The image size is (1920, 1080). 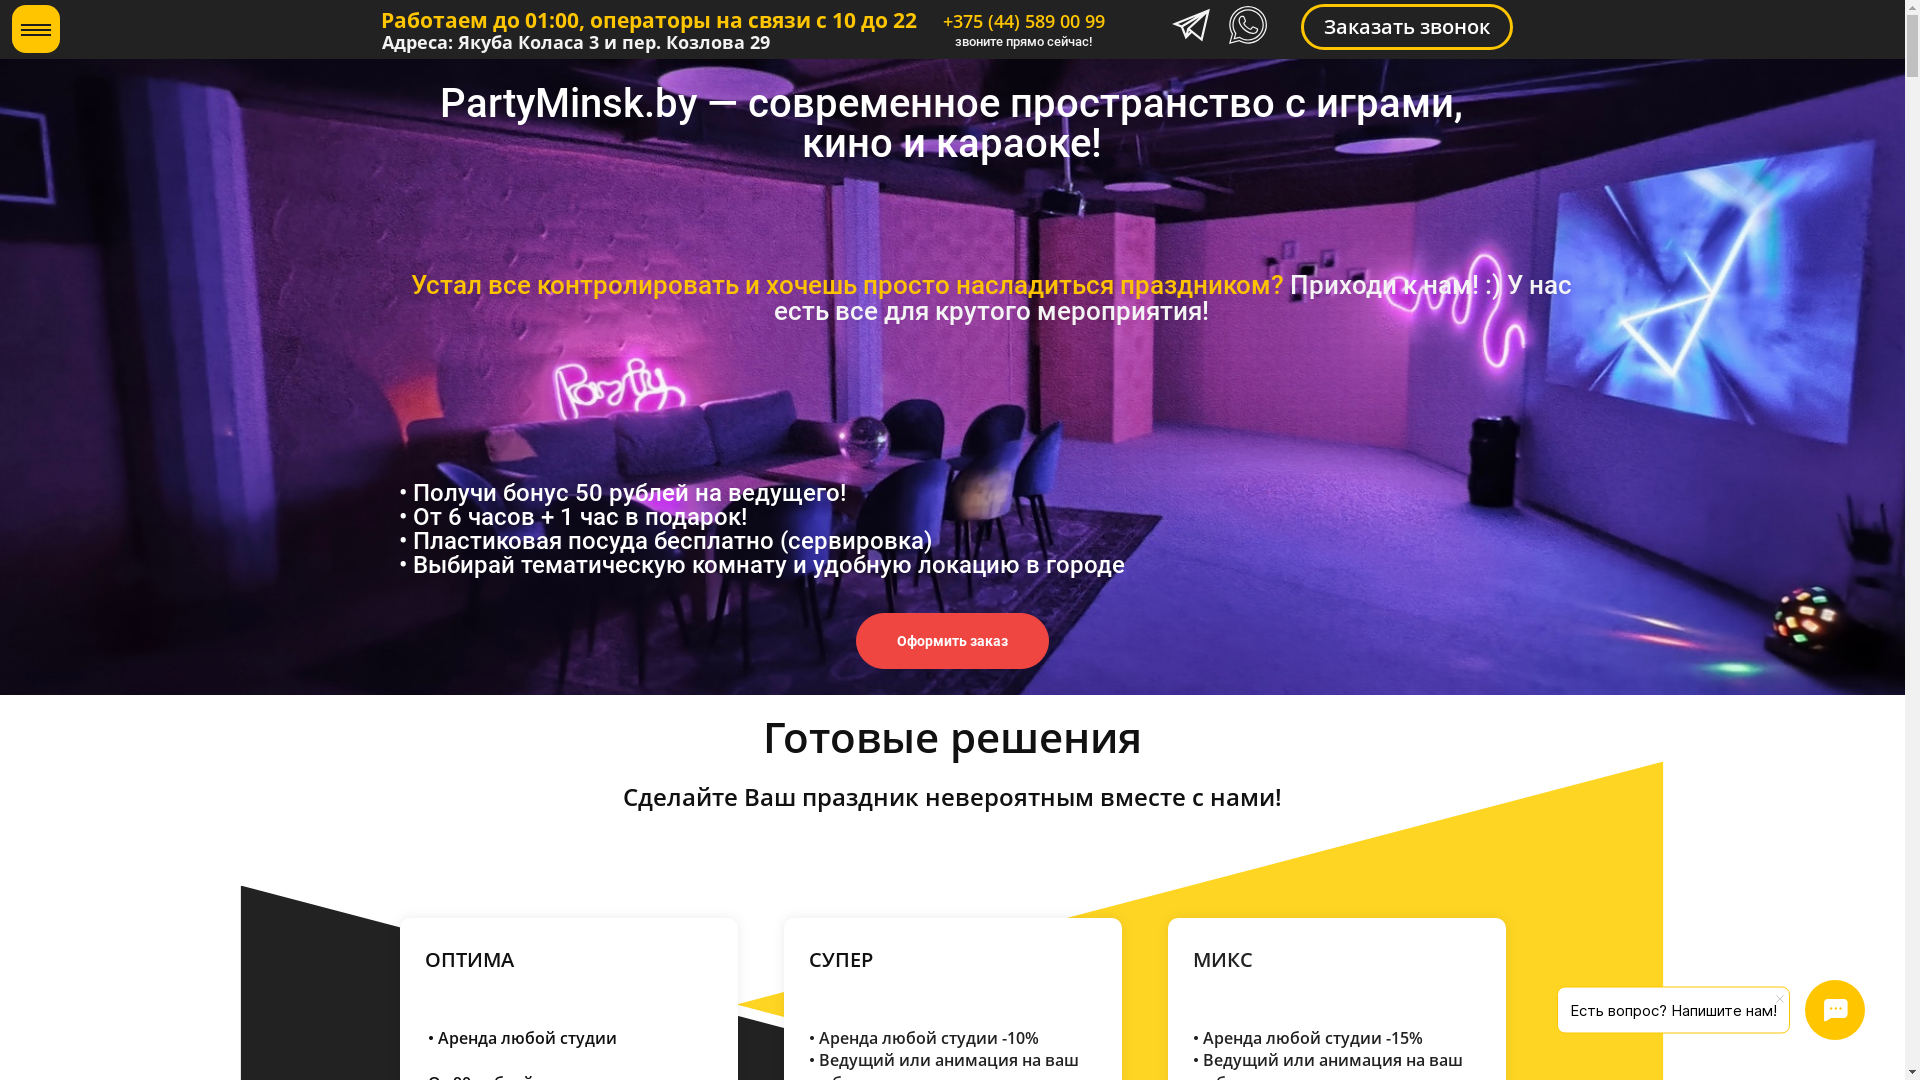 What do you see at coordinates (988, 20) in the screenshot?
I see `'+375 (44) 5'` at bounding box center [988, 20].